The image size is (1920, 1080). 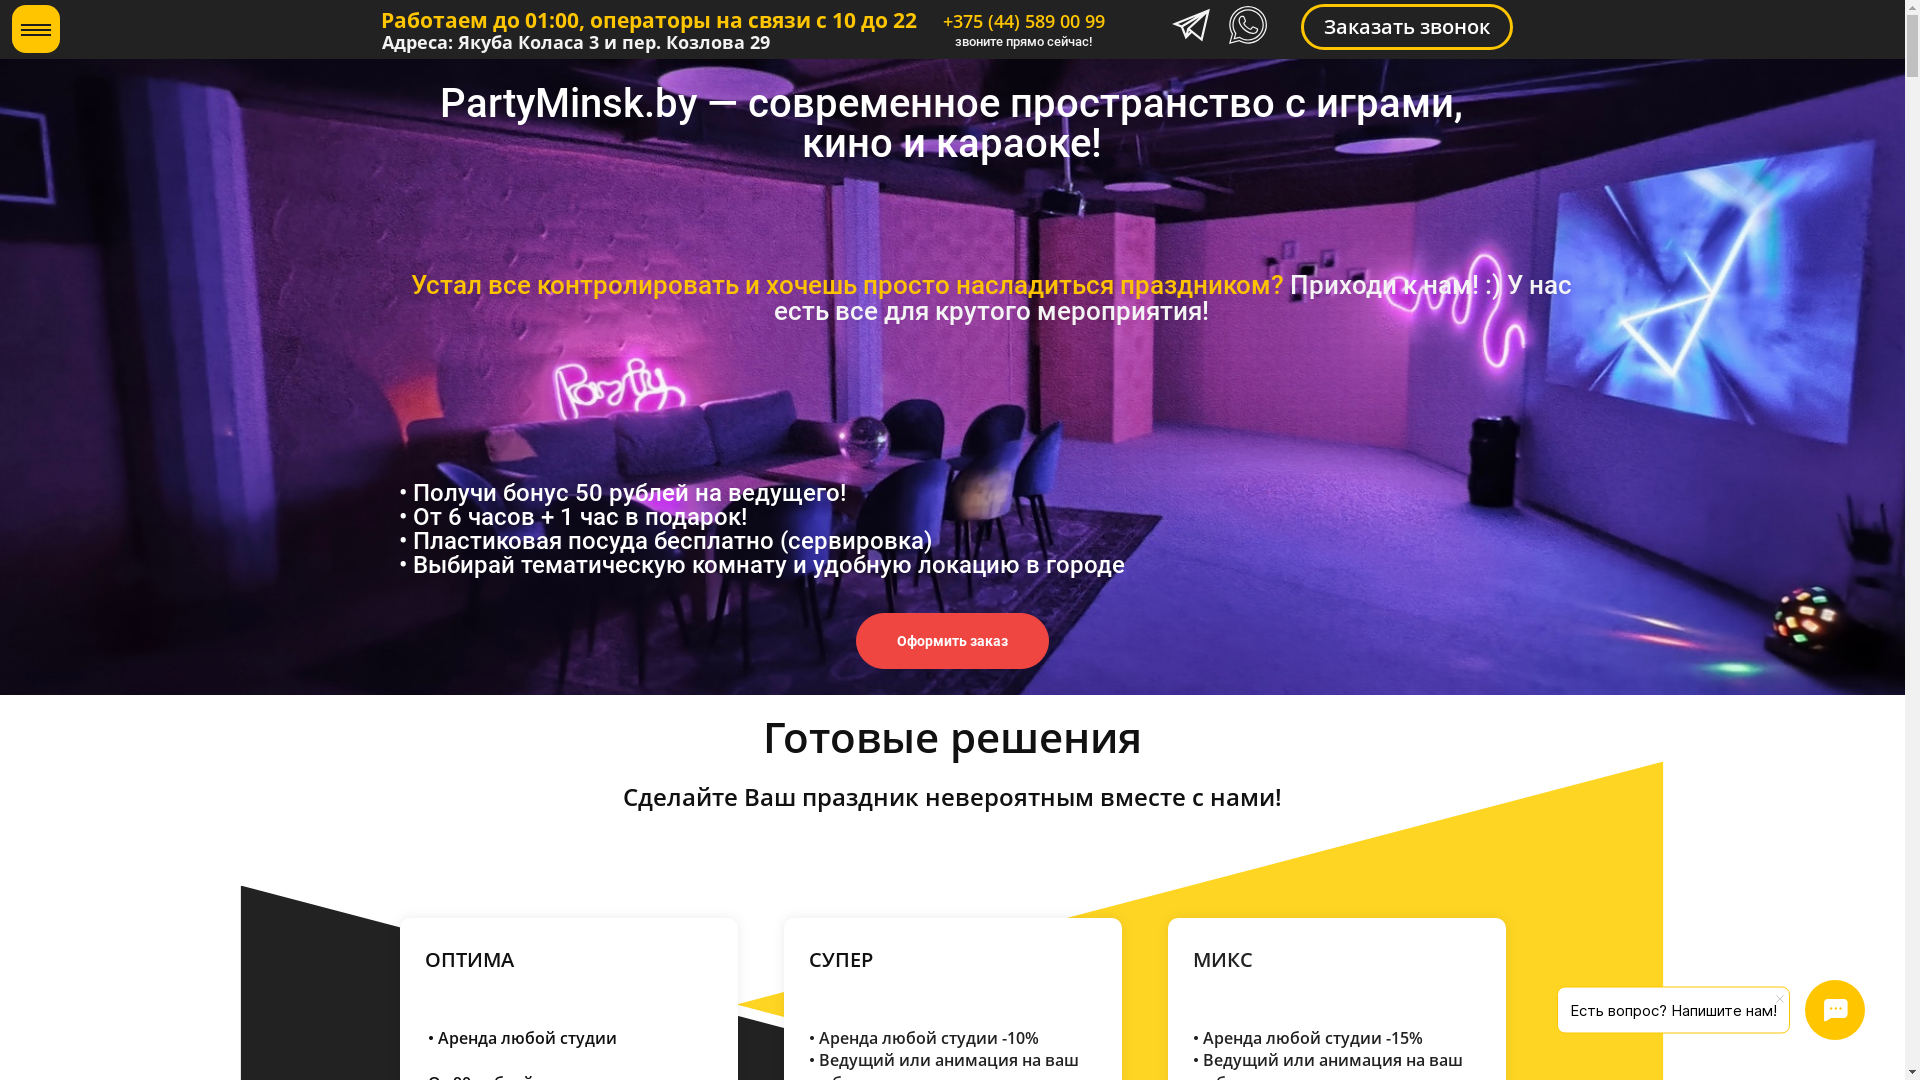 What do you see at coordinates (988, 20) in the screenshot?
I see `'+375 (44) 5'` at bounding box center [988, 20].